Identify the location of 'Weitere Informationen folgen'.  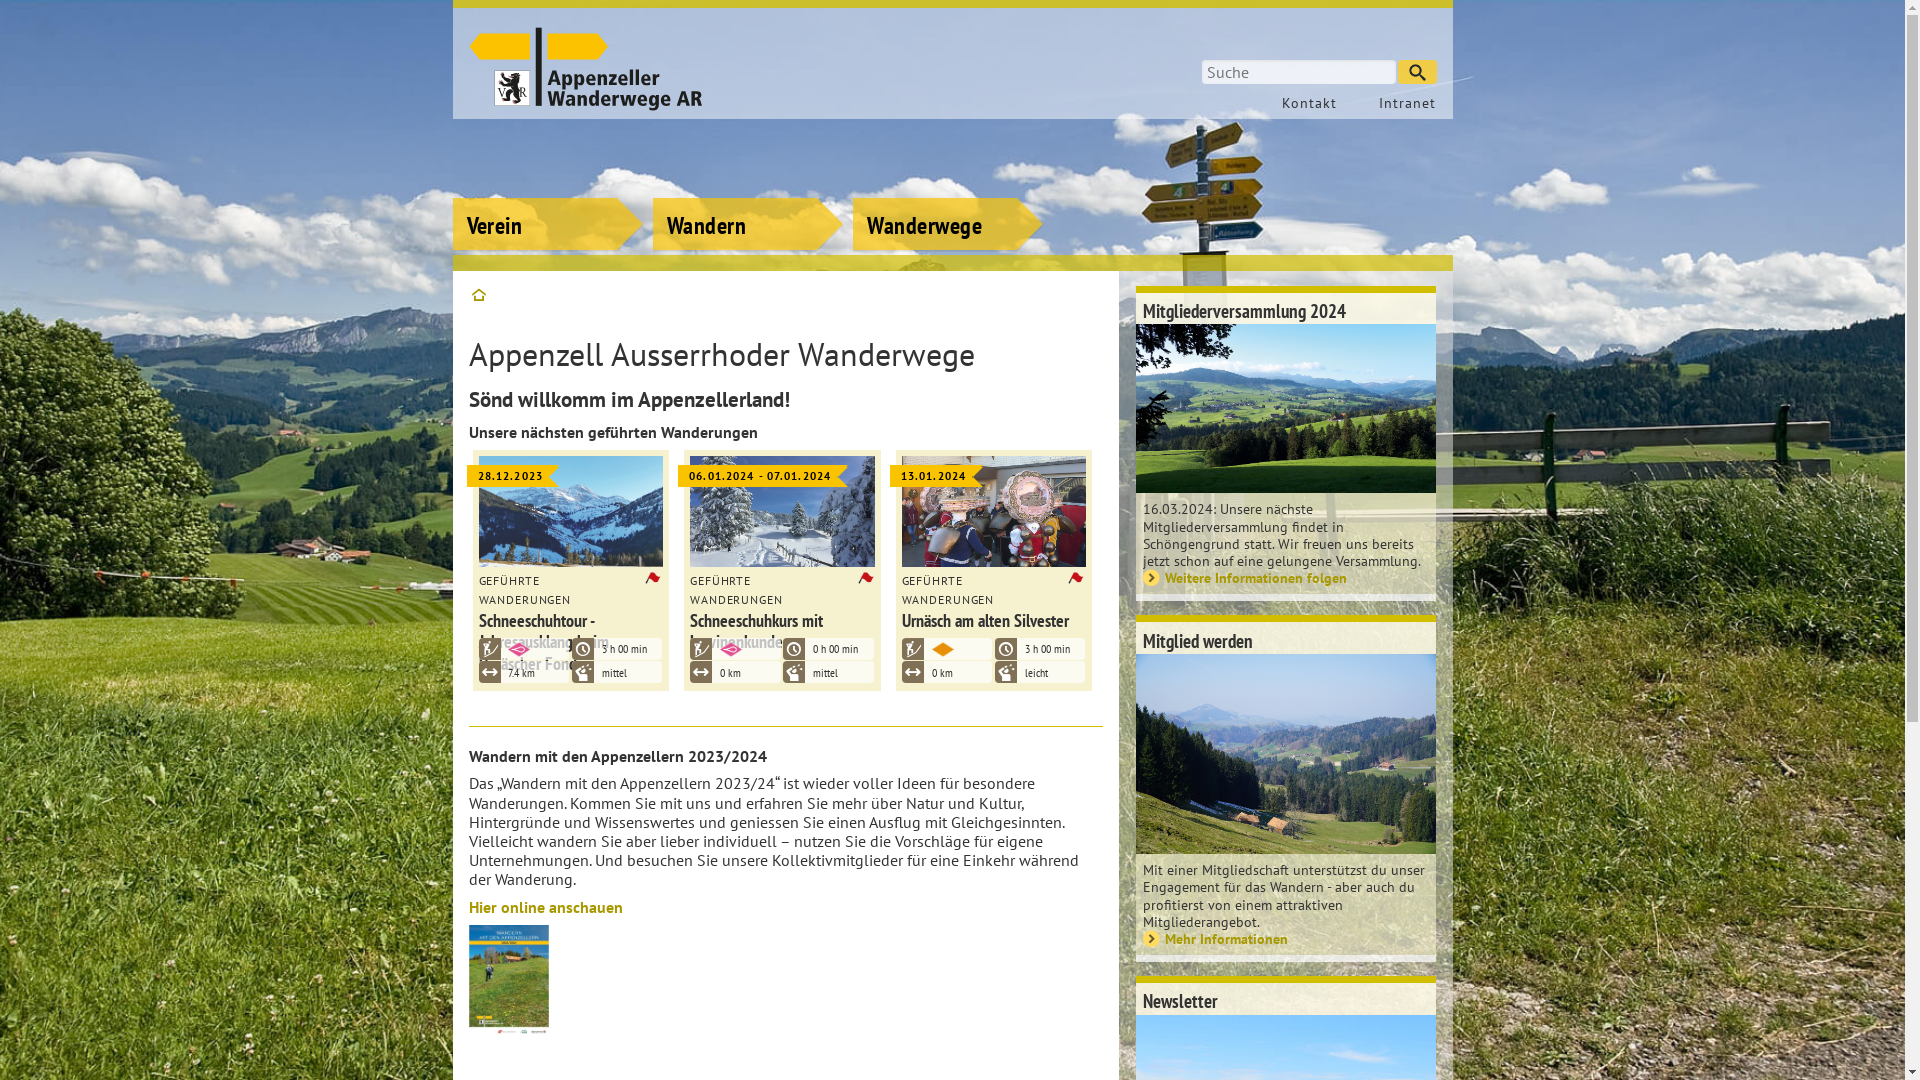
(1286, 577).